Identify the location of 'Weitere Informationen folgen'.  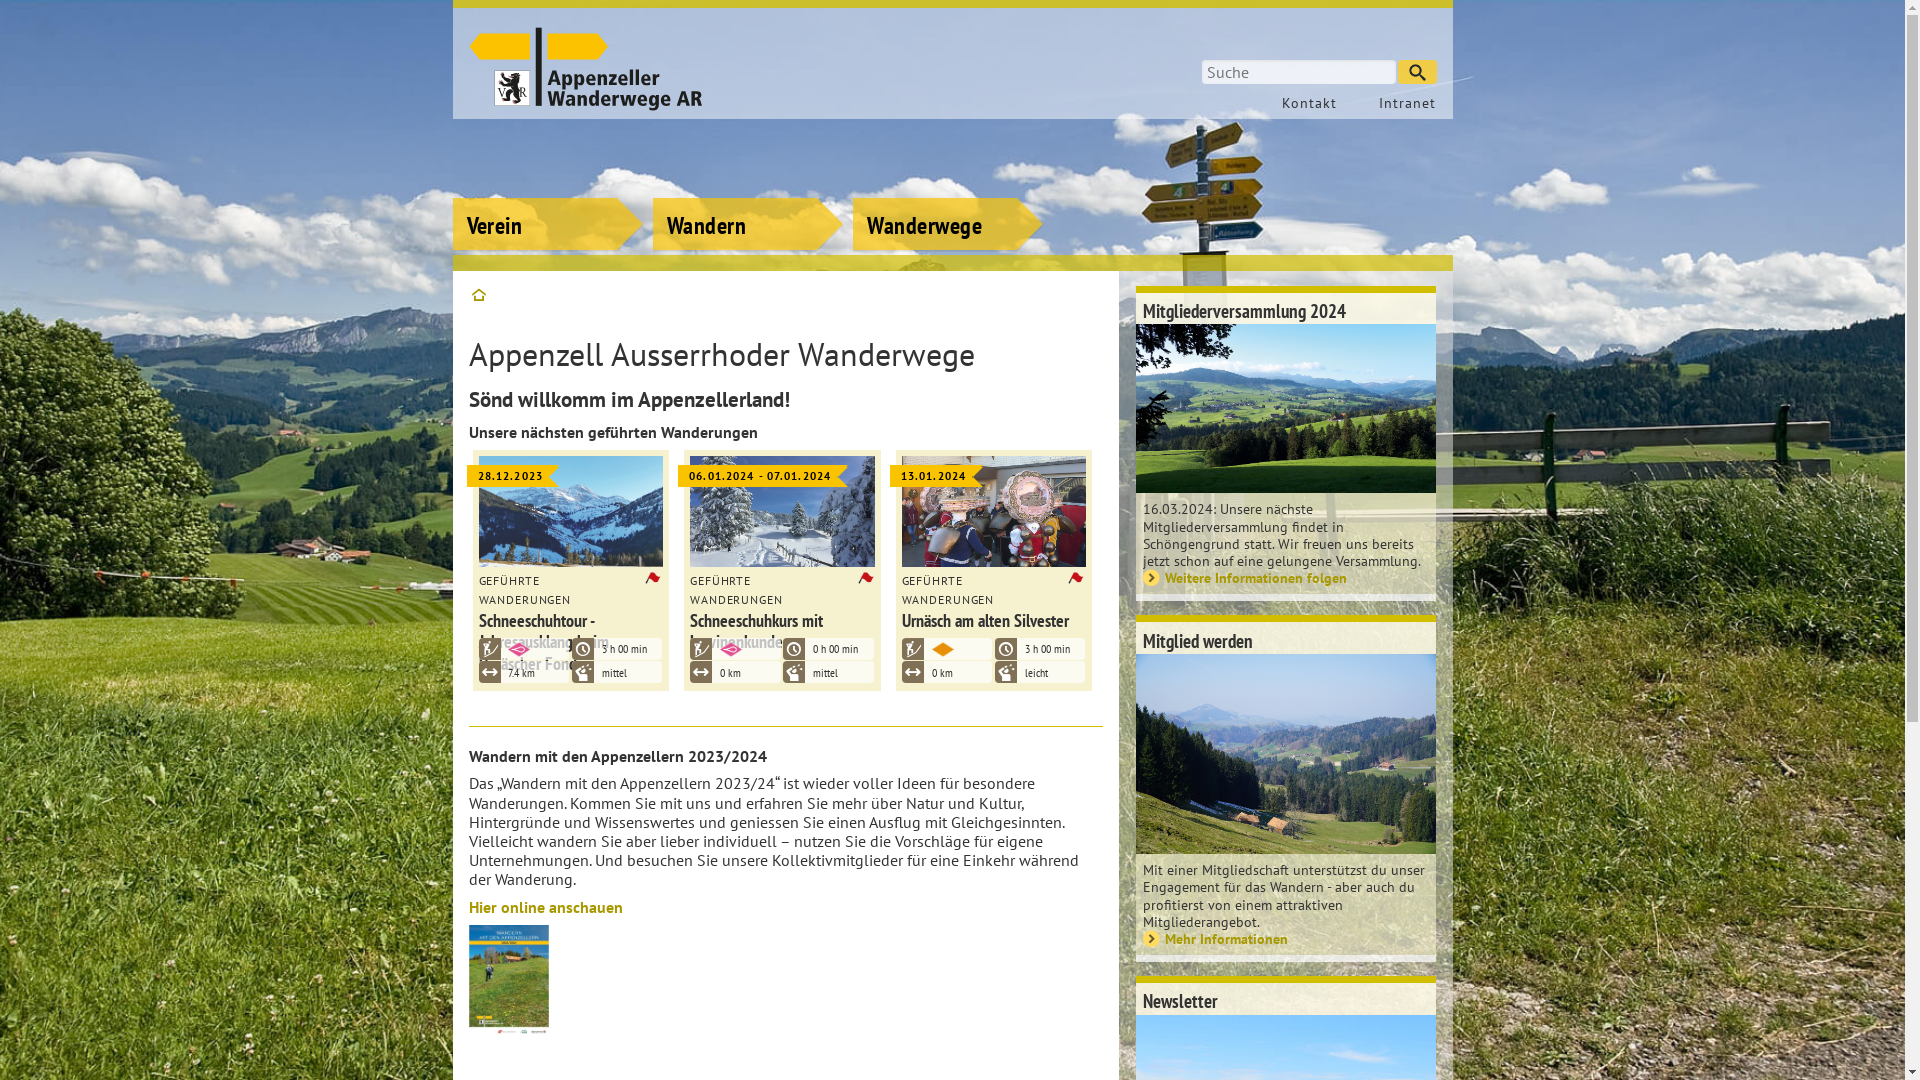
(1286, 577).